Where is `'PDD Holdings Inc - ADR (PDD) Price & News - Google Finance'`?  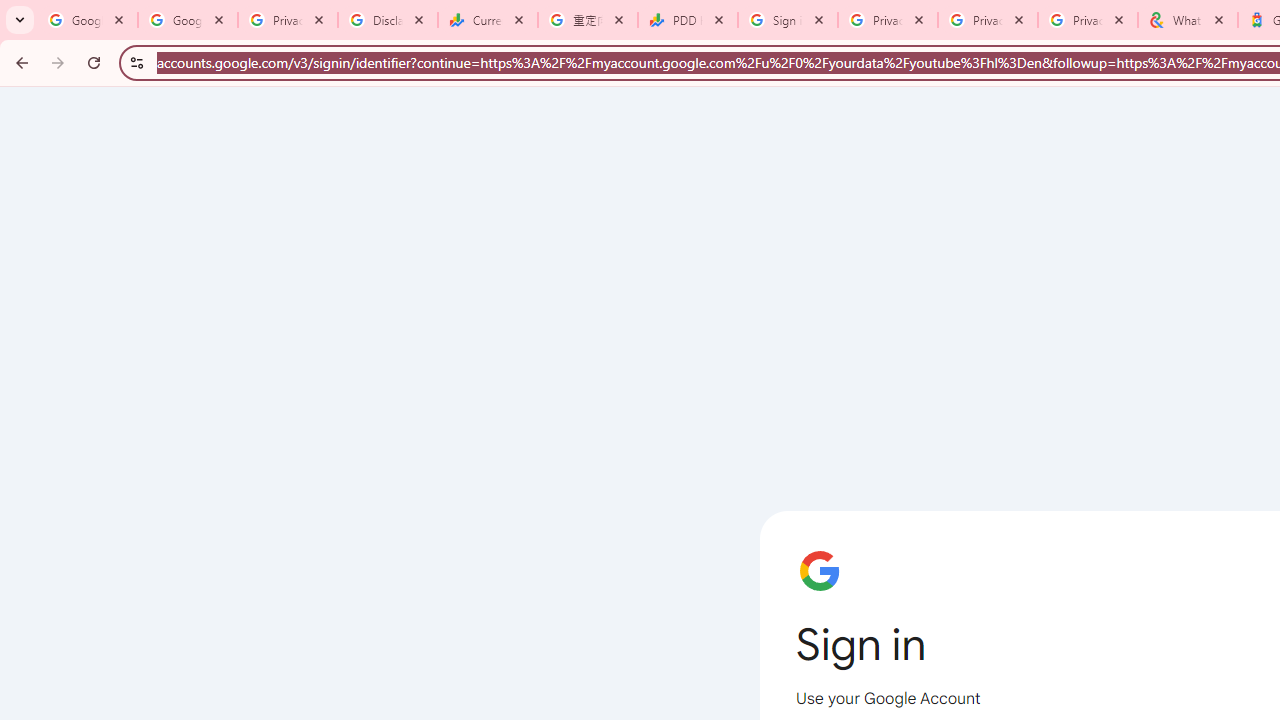 'PDD Holdings Inc - ADR (PDD) Price & News - Google Finance' is located at coordinates (688, 20).